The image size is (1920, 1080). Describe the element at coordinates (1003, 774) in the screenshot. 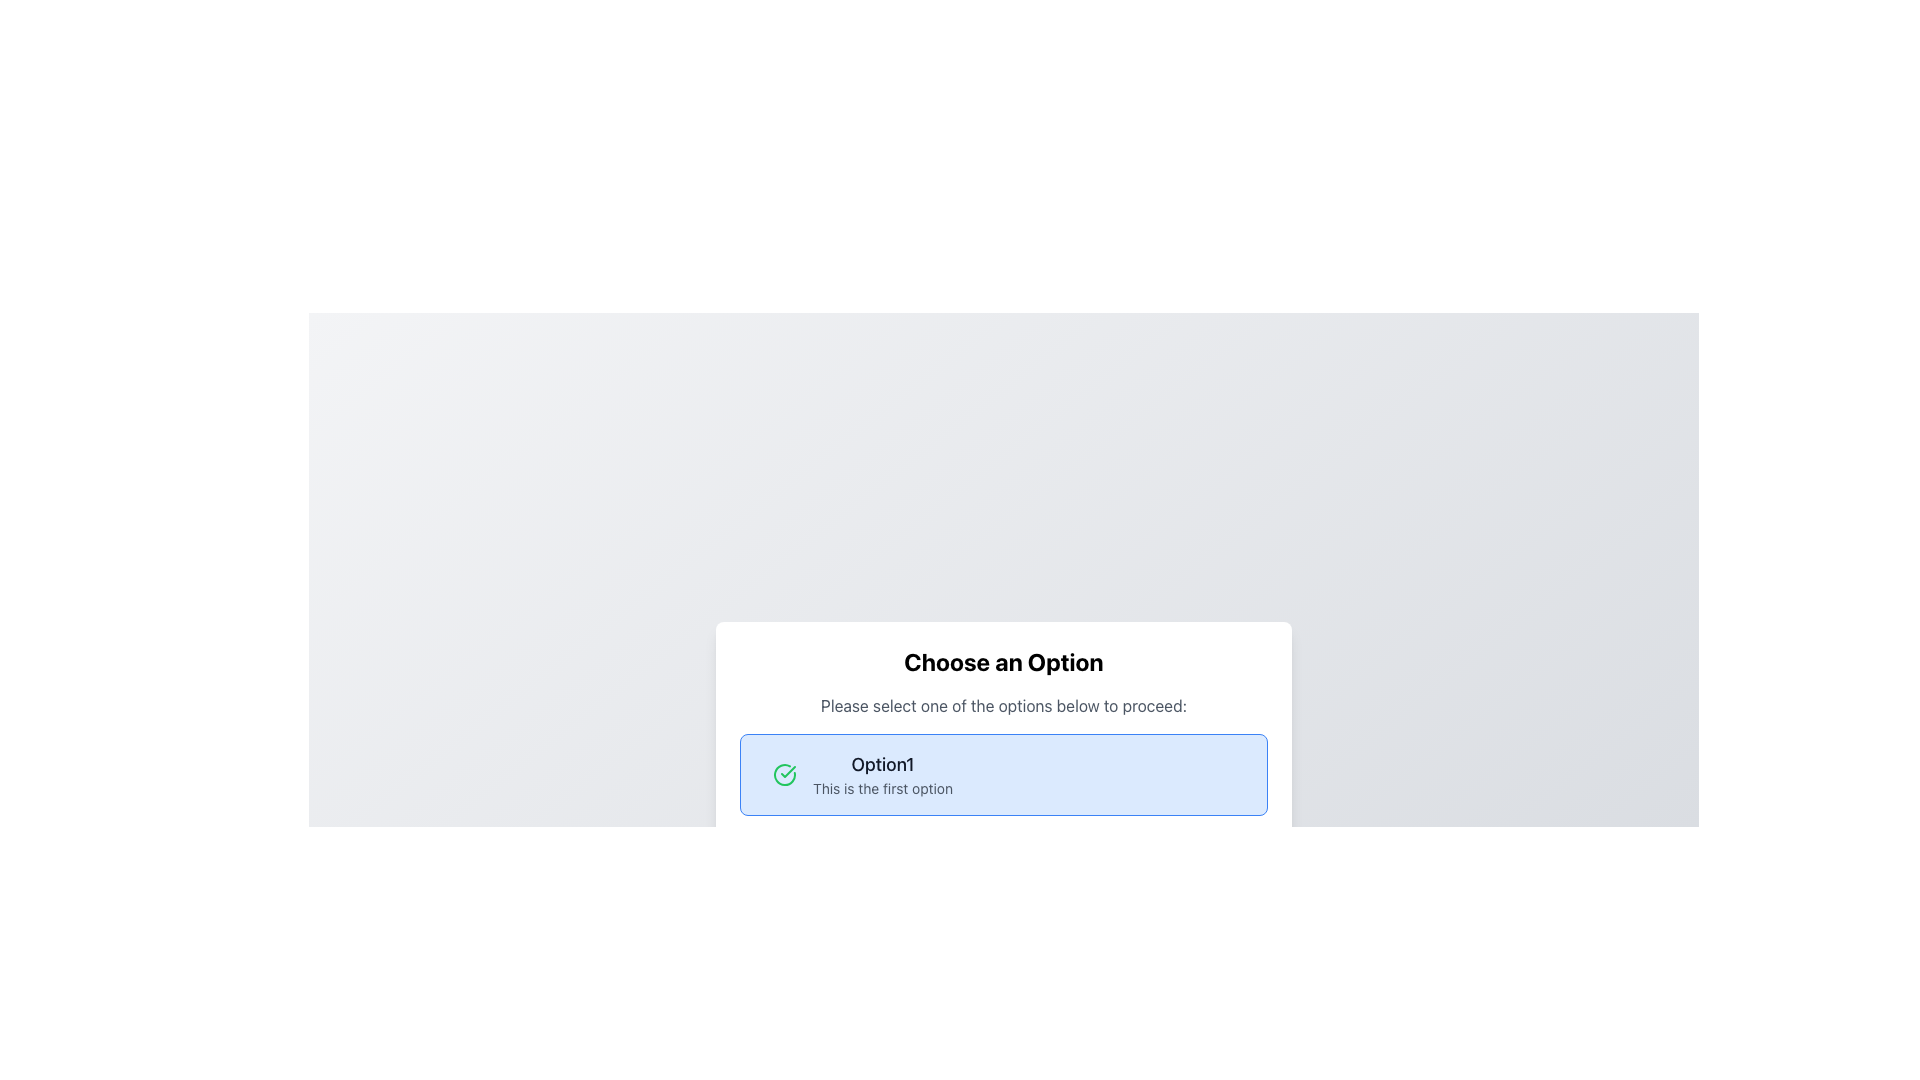

I see `the first selectable option button with a blue background, labeled 'Option1'` at that location.